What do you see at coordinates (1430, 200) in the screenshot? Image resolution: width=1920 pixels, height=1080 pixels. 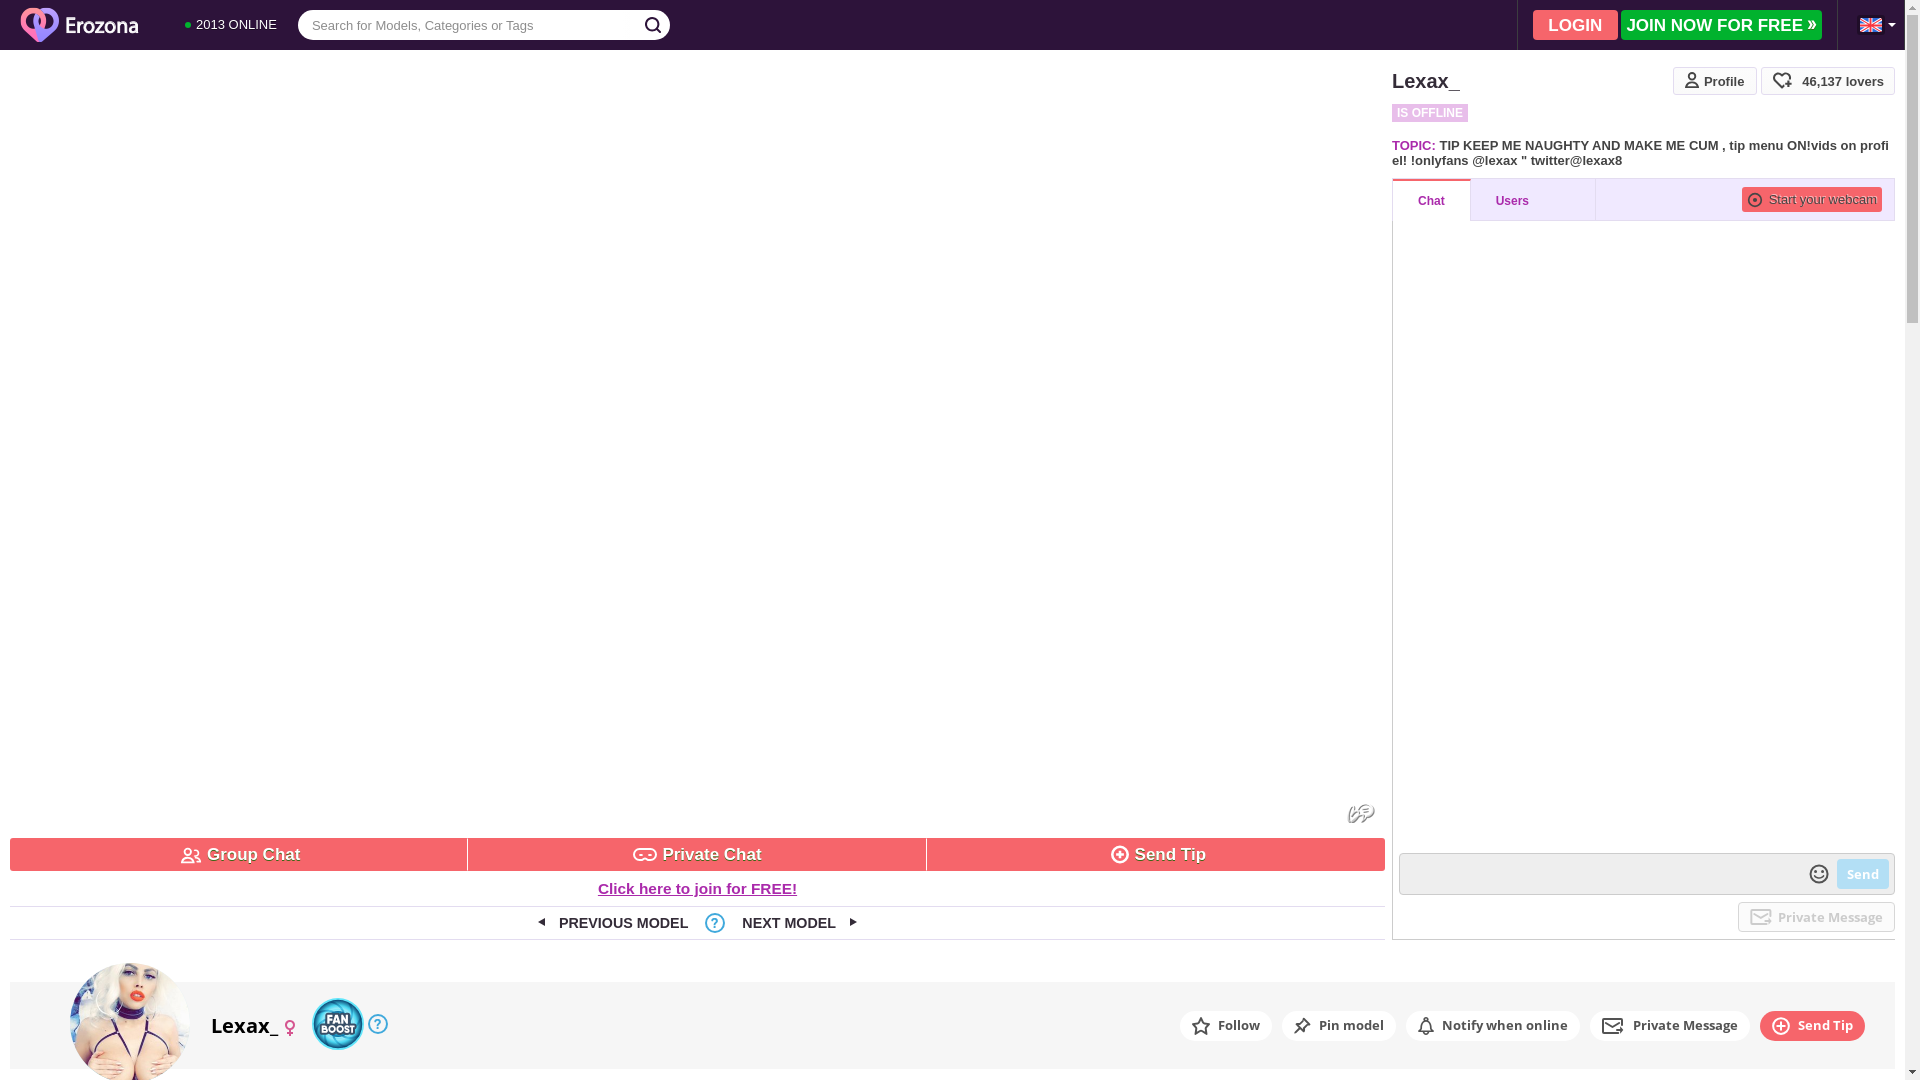 I see `'Chat'` at bounding box center [1430, 200].